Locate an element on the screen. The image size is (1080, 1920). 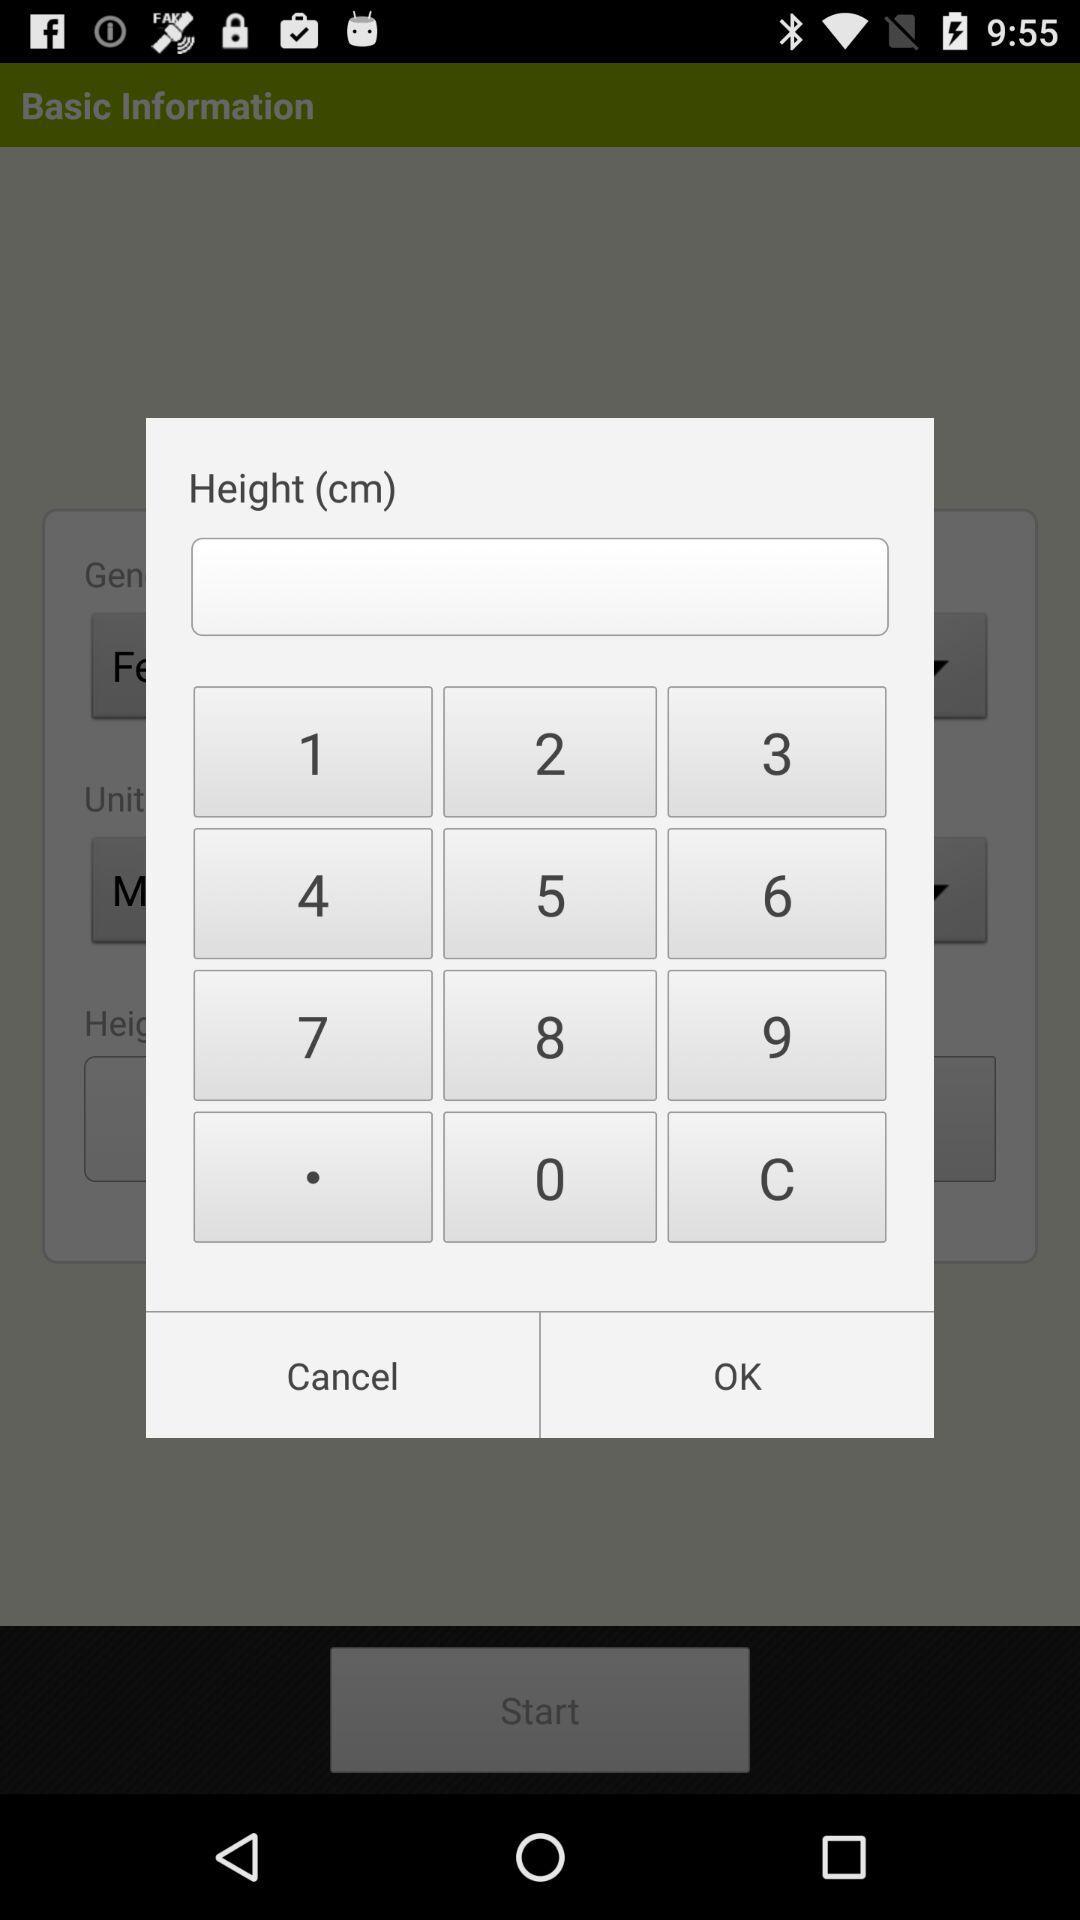
item next to 2 is located at coordinates (775, 892).